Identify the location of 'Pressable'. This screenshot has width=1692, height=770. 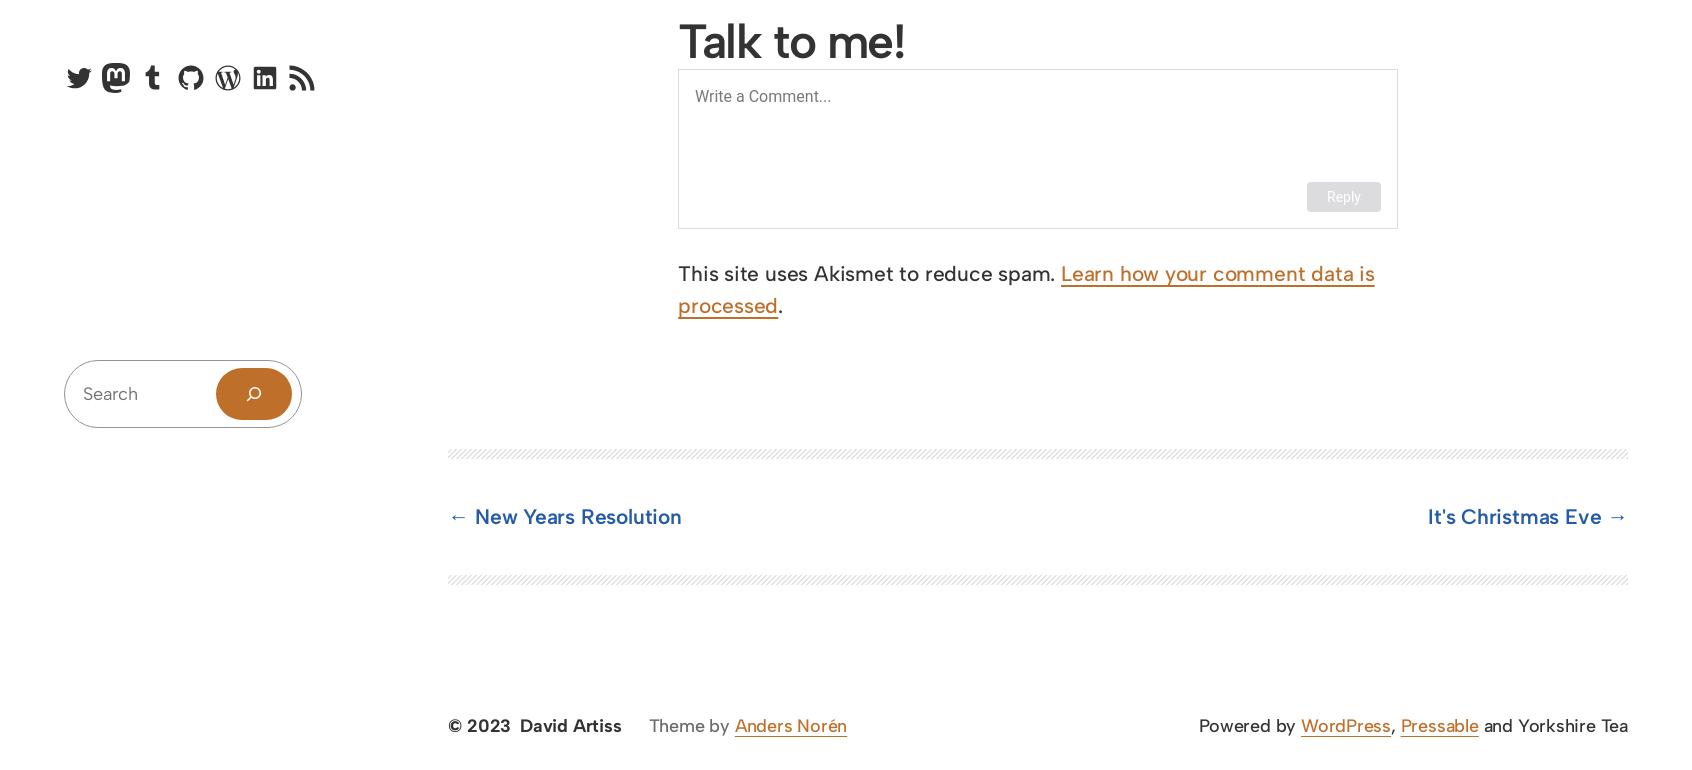
(1438, 725).